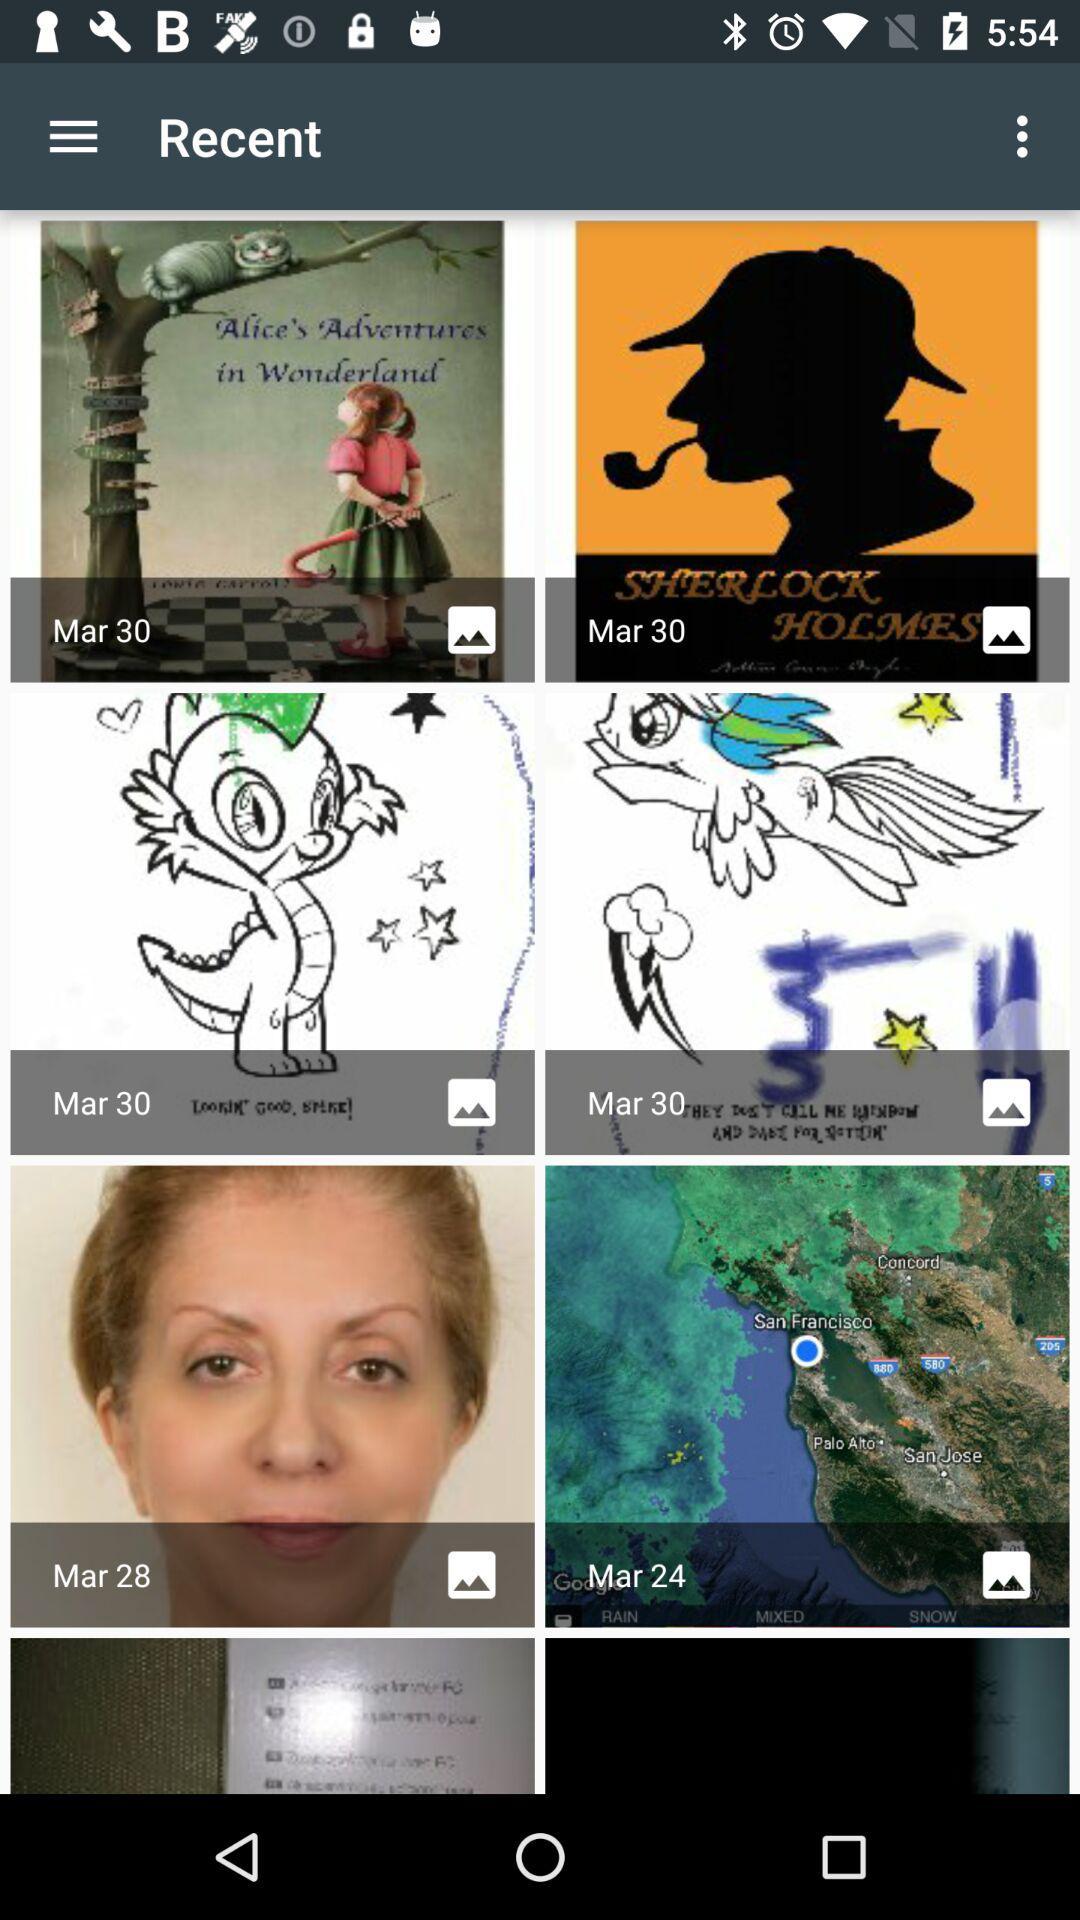 The width and height of the screenshot is (1080, 1920). Describe the element at coordinates (273, 1395) in the screenshot. I see `mar 28` at that location.